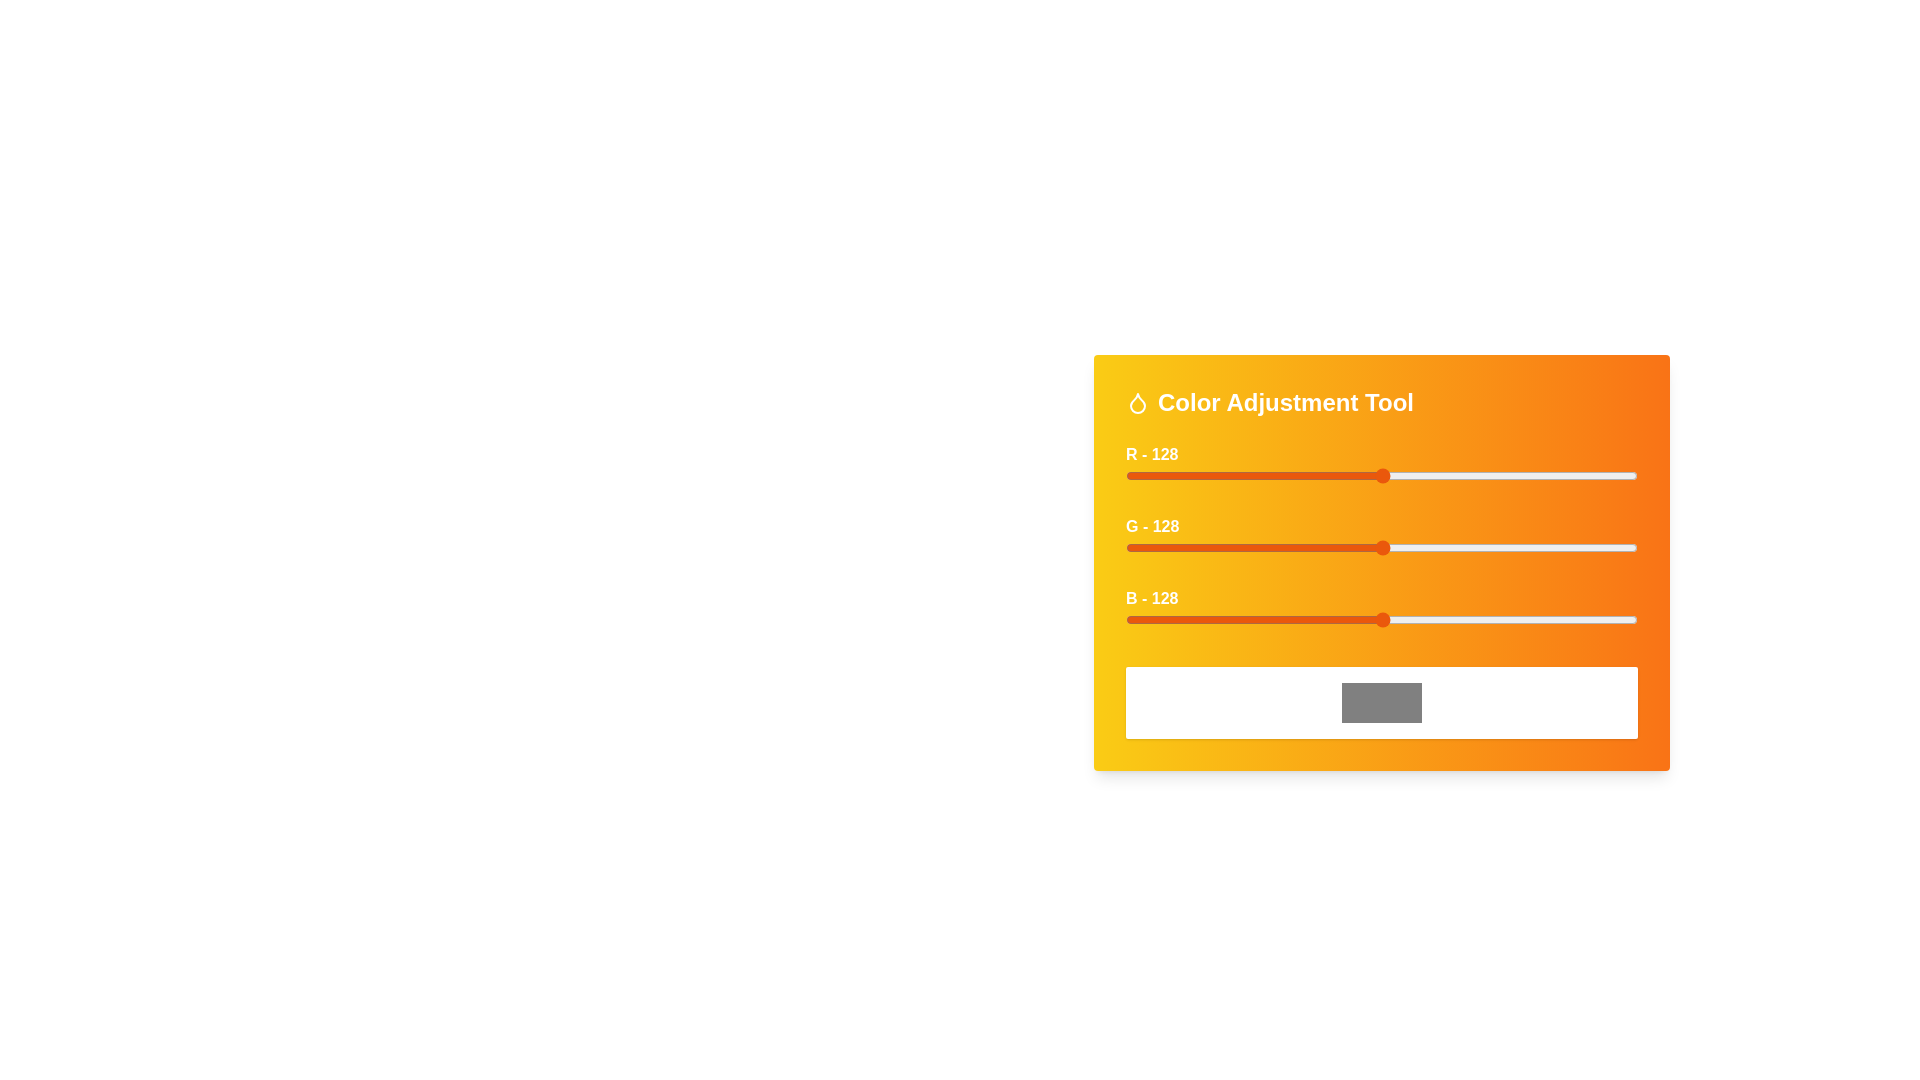 The height and width of the screenshot is (1080, 1920). I want to click on the green slider to set the green intensity to 221, so click(1568, 547).